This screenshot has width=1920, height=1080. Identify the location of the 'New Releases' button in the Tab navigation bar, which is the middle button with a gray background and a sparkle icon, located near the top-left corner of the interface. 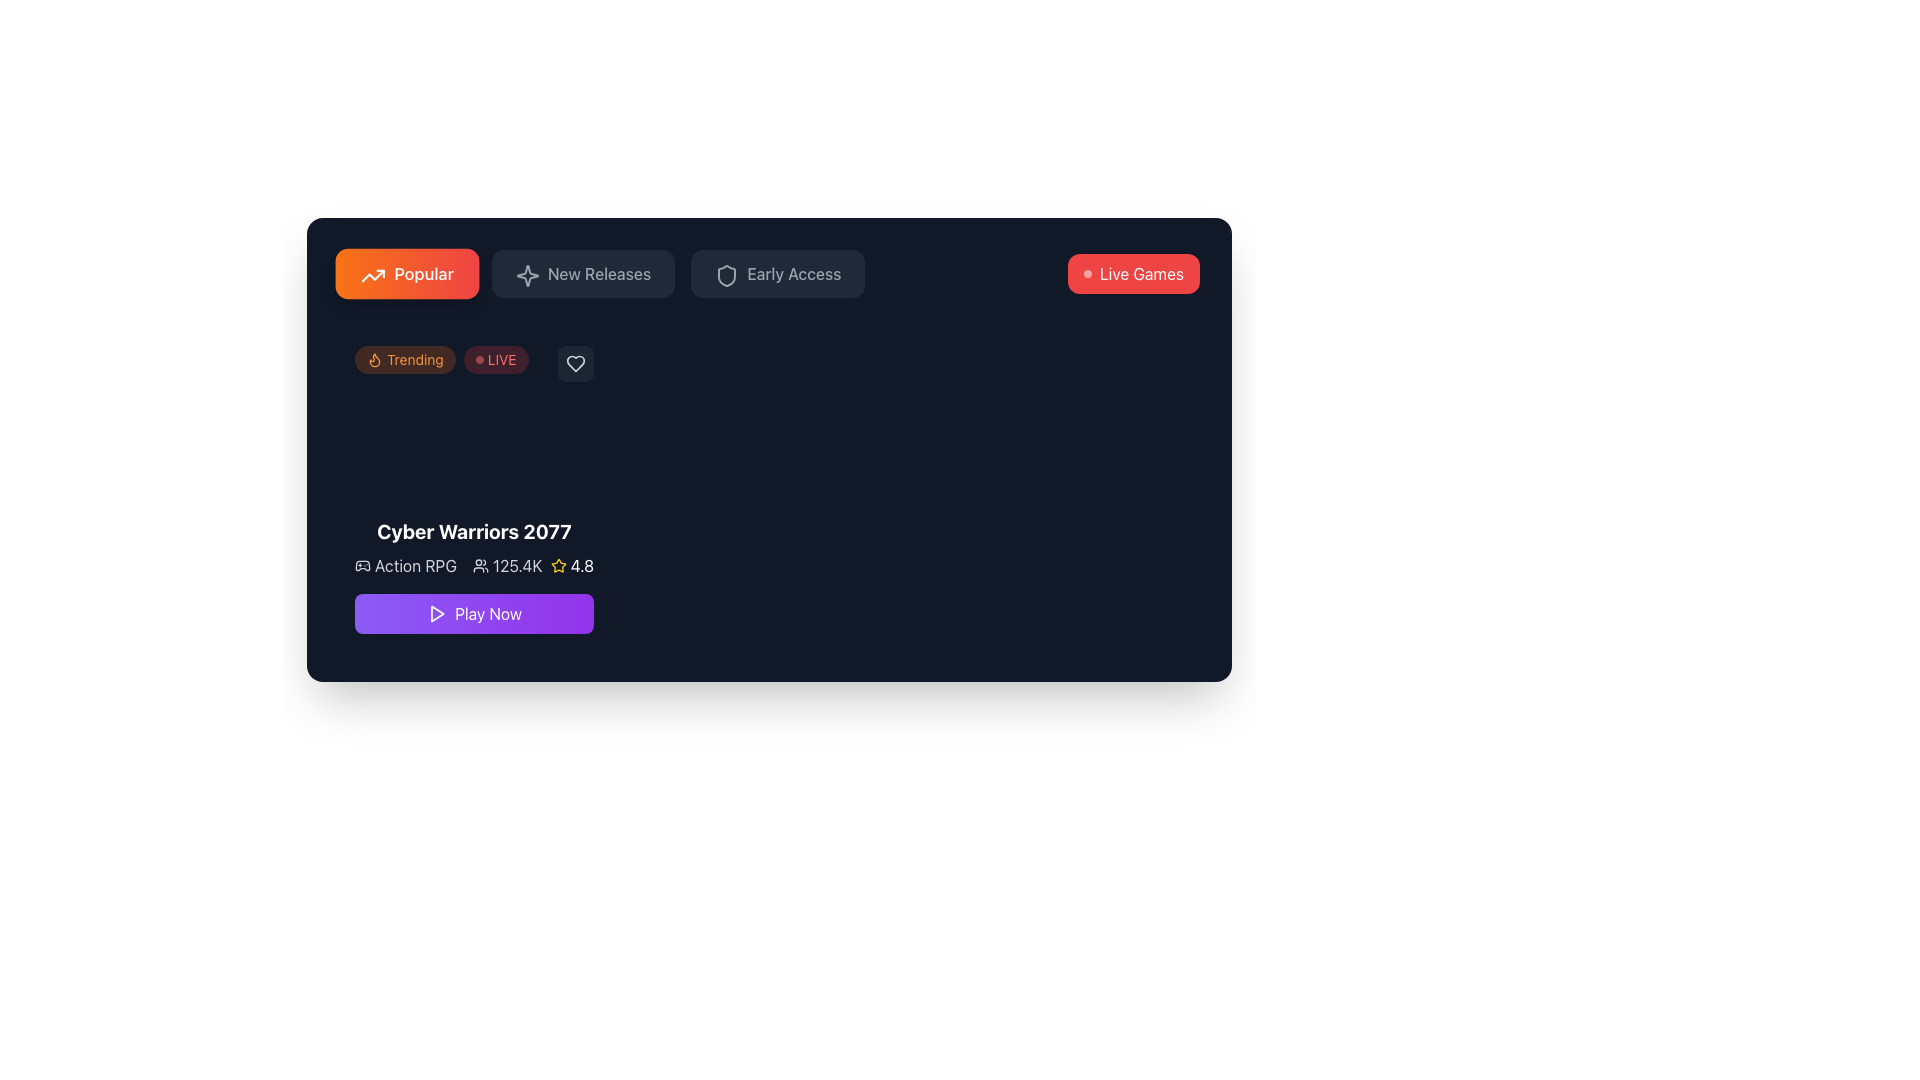
(601, 273).